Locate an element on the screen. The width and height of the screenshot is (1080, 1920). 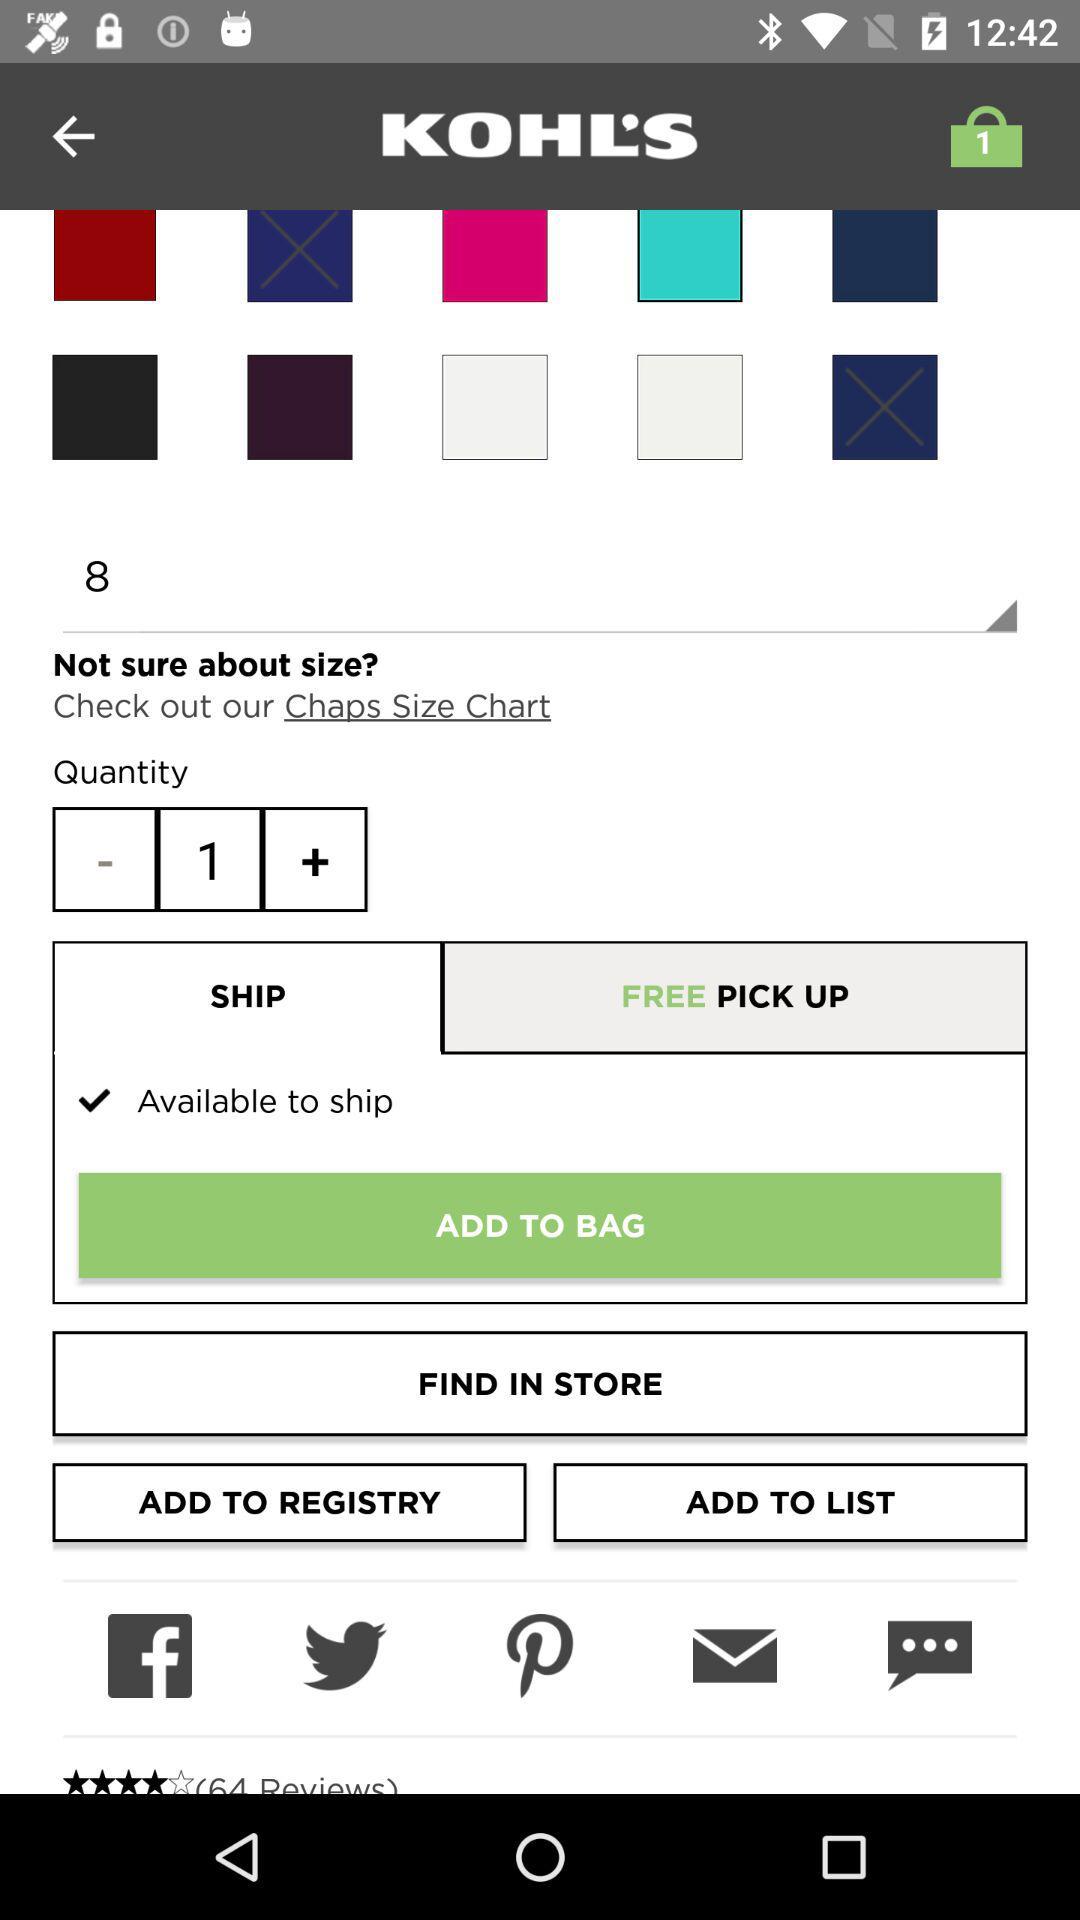
messaging or chat option is located at coordinates (929, 1656).